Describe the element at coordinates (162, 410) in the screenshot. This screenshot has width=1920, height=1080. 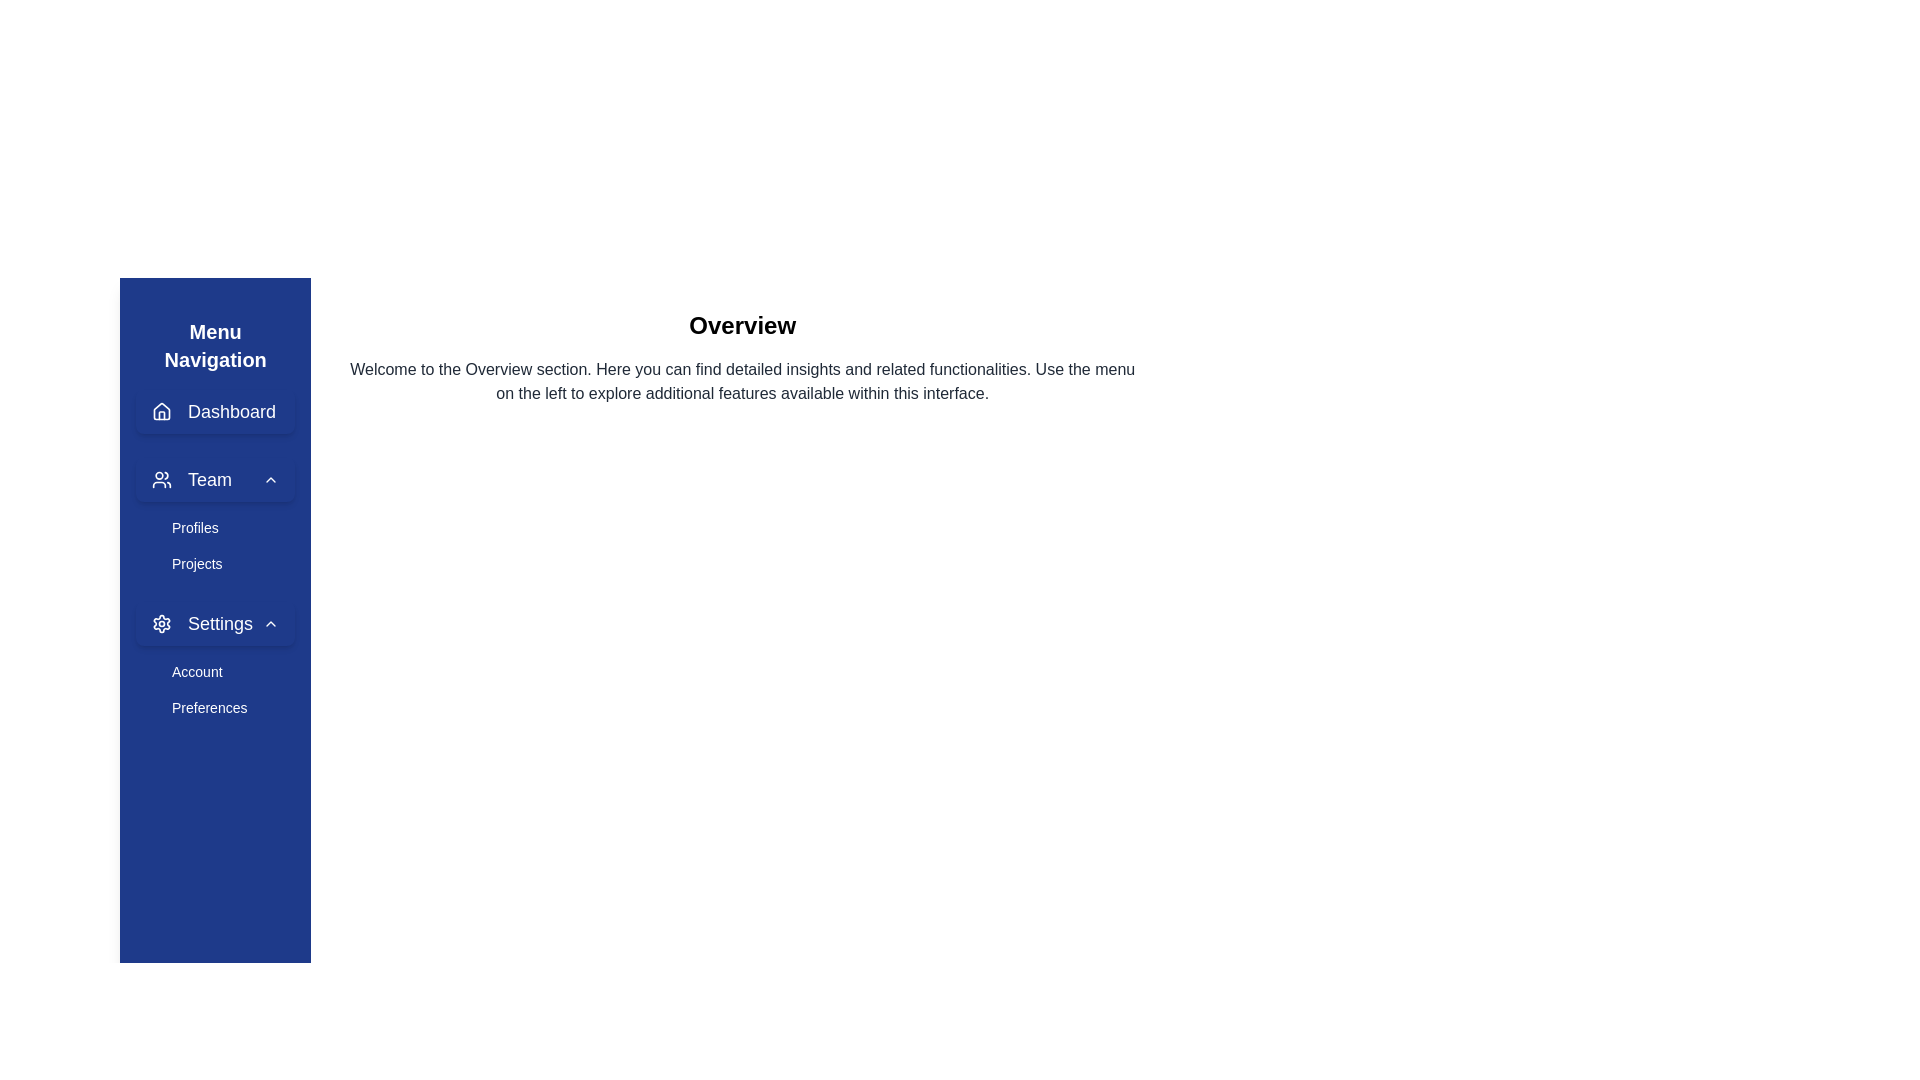
I see `the larger central portion of the house-shaped icon representing navigation to the home or dashboard section, located above the text 'Dashboard'` at that location.